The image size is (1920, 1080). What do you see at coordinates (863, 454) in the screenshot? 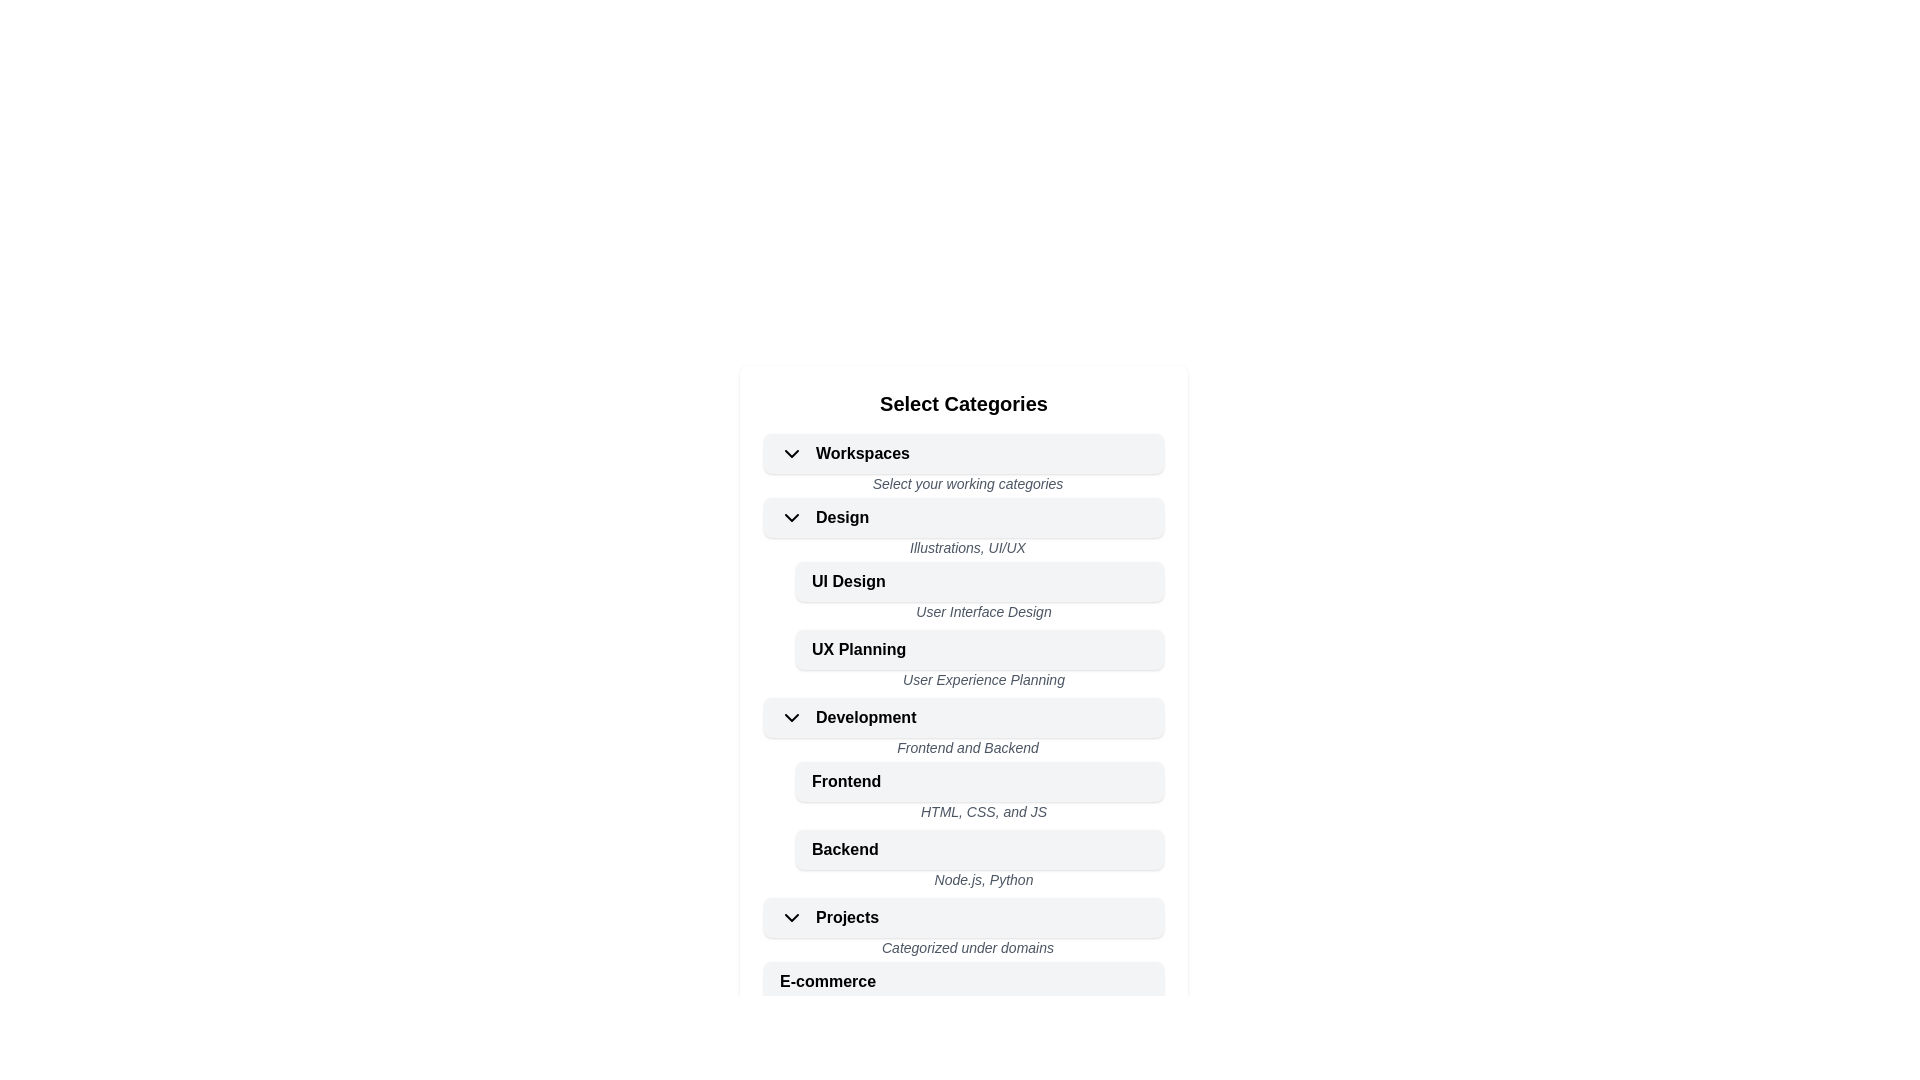
I see `the 'Workspaces' Text Label, which is positioned near the top of the vertical list of categories, right of the dropdown indicator and aligned with the 'Select Categories' header` at bounding box center [863, 454].